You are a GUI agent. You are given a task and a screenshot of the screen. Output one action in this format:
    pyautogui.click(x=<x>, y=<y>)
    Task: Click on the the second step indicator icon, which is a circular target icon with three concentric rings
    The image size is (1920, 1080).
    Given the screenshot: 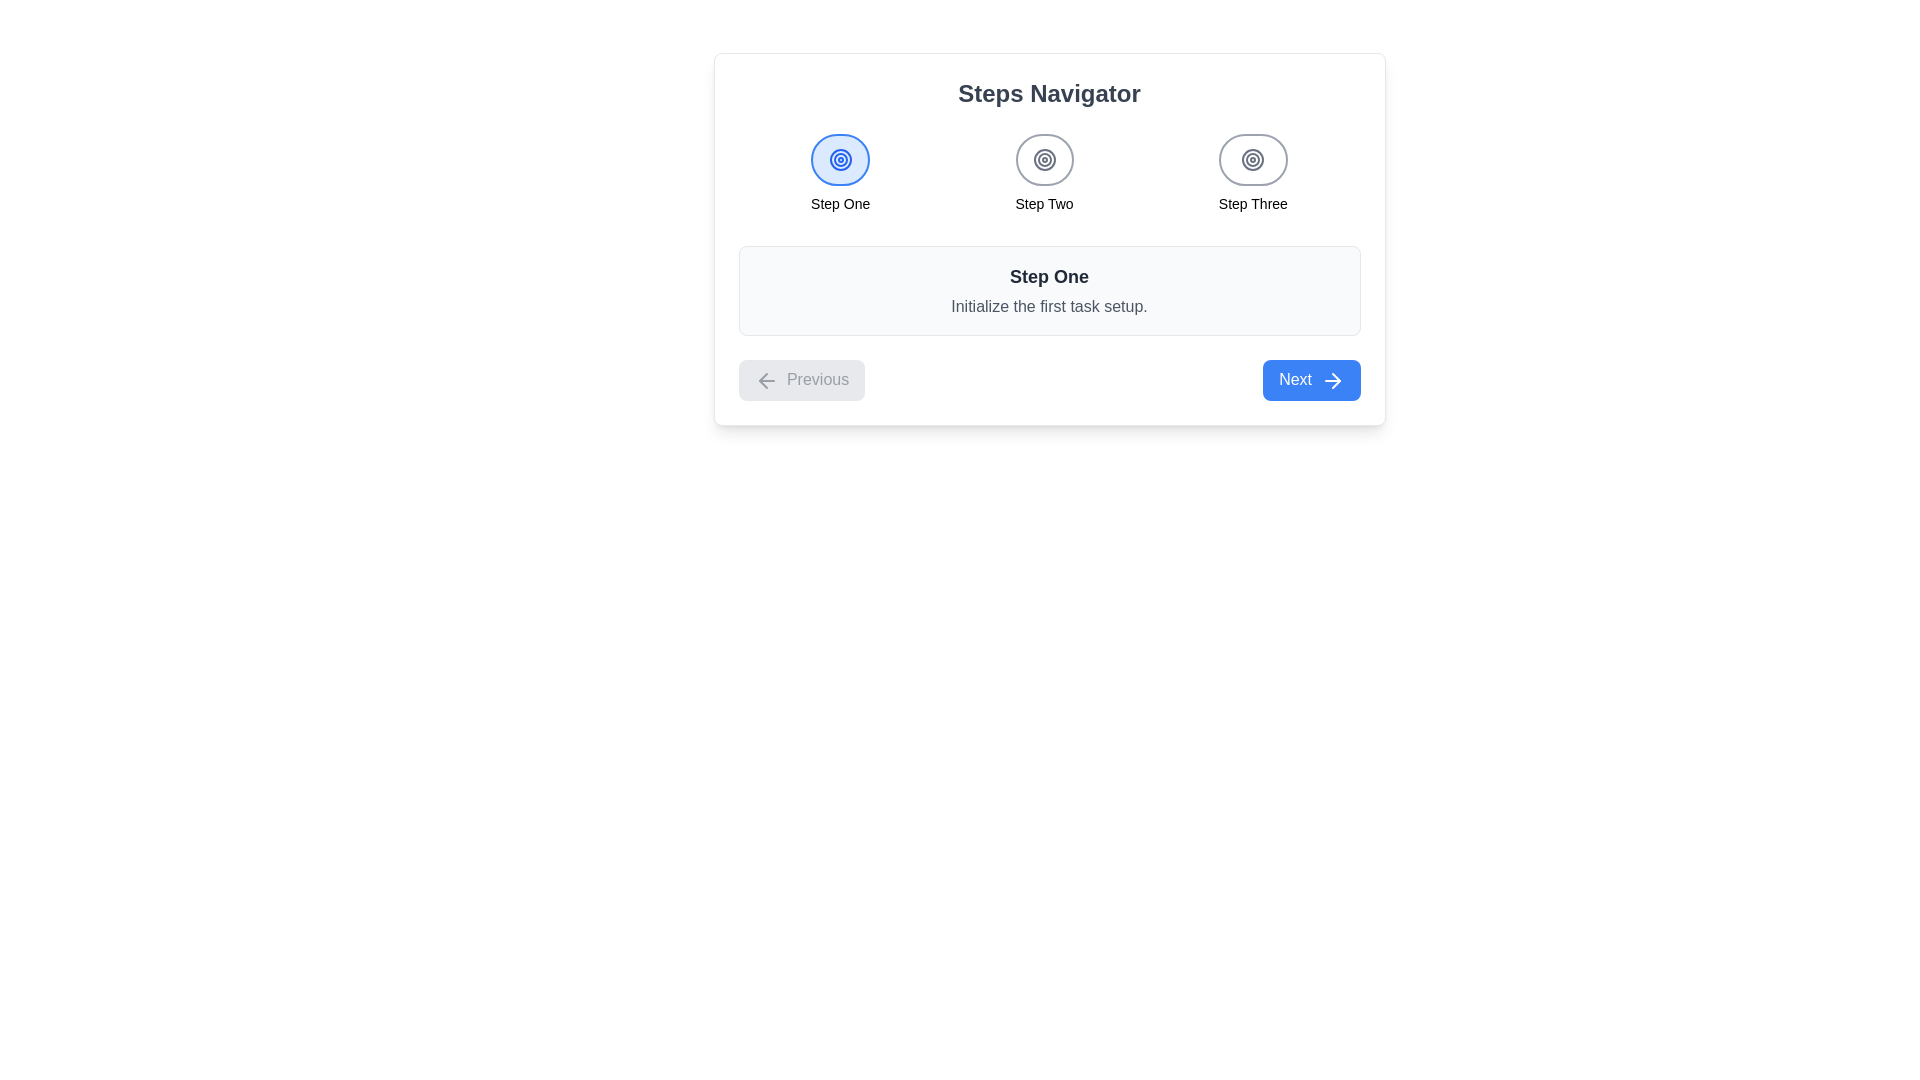 What is the action you would take?
    pyautogui.click(x=1043, y=158)
    